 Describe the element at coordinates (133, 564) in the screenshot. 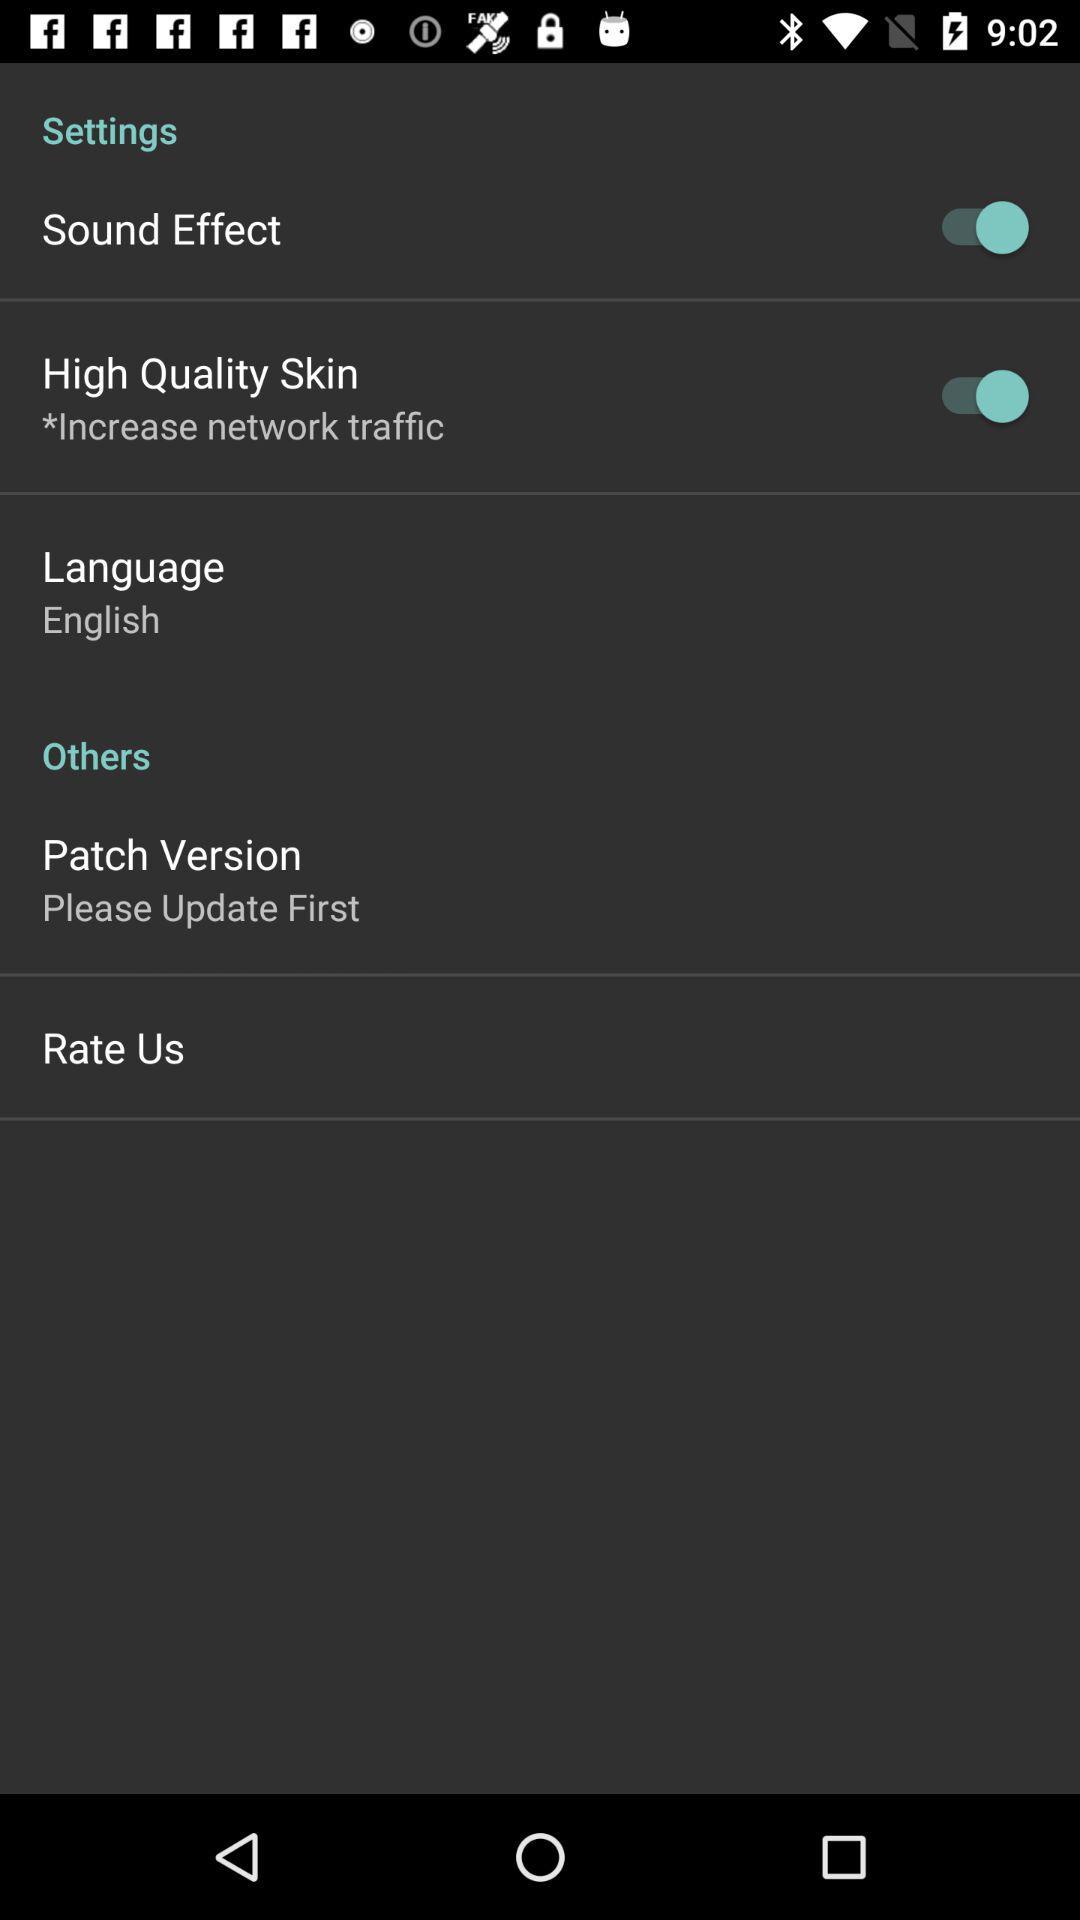

I see `the app below the *increase network traffic item` at that location.